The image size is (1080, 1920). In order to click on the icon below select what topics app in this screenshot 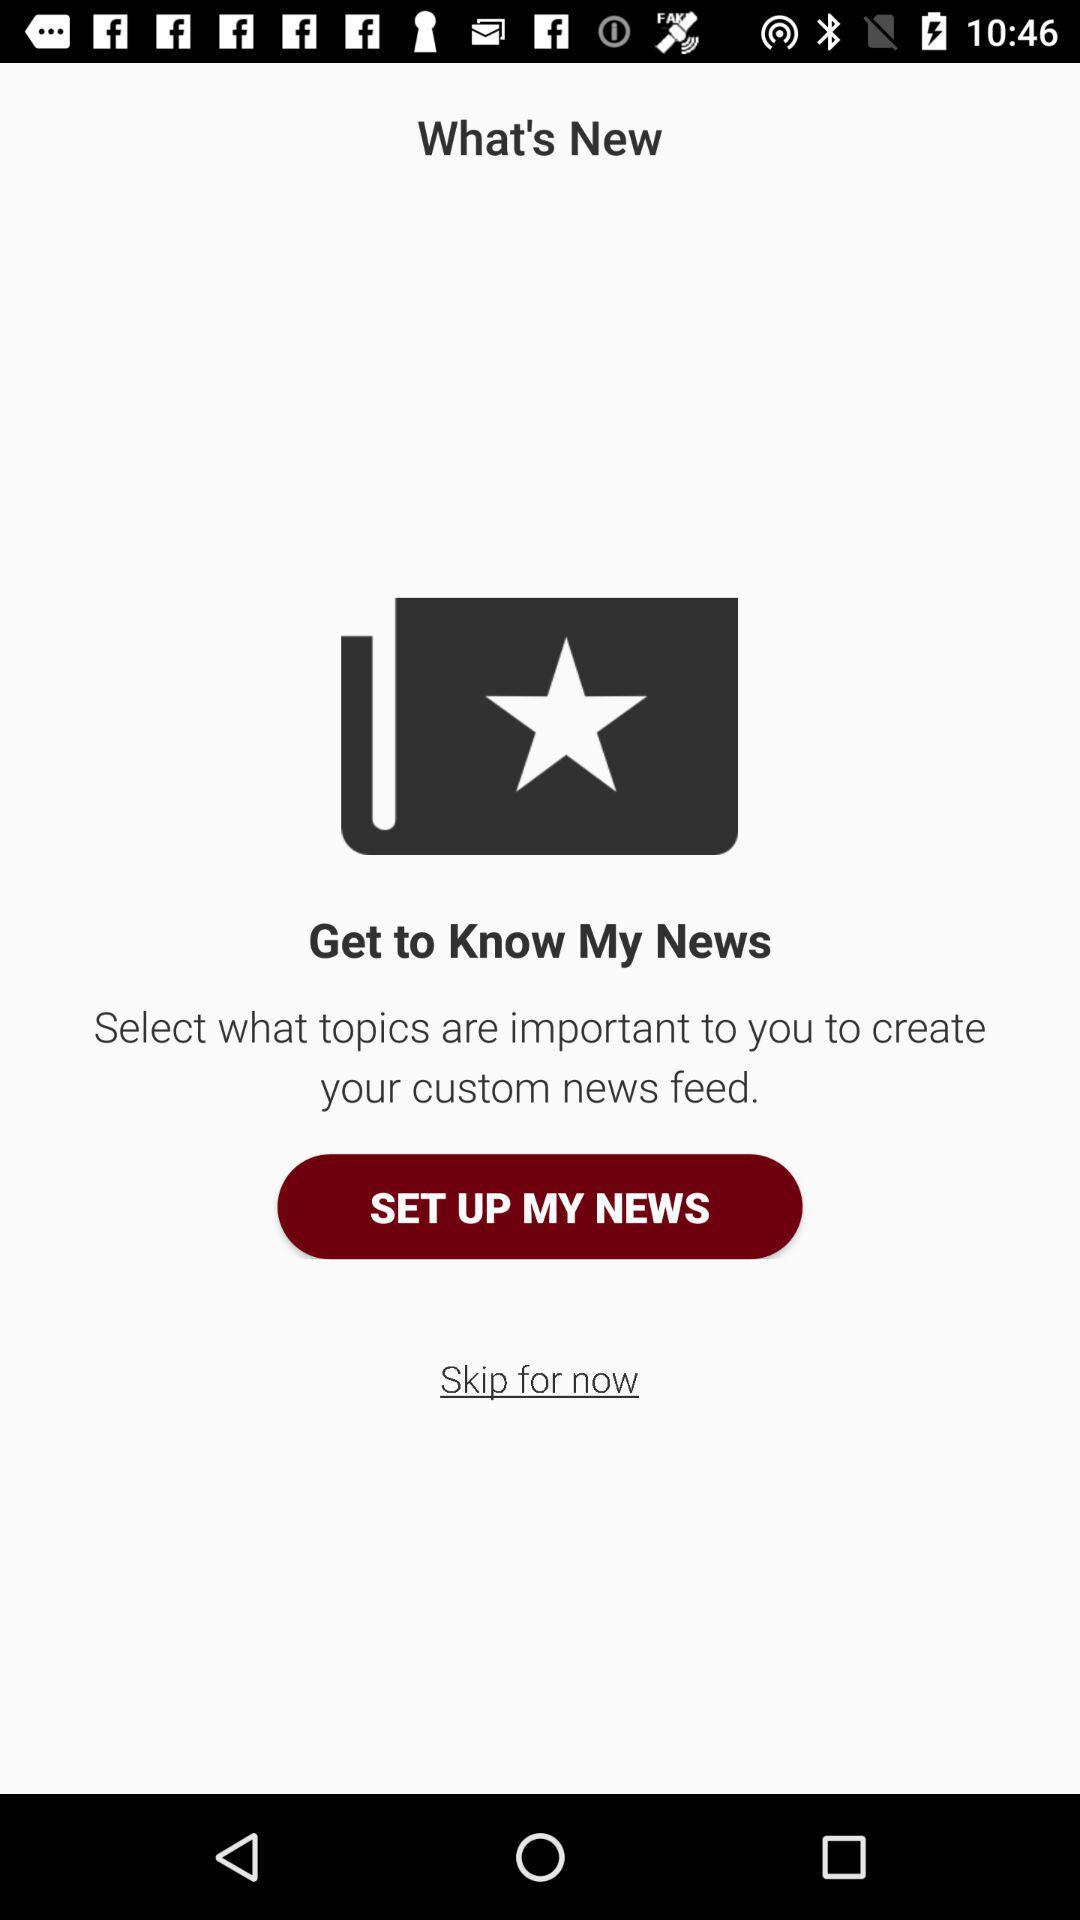, I will do `click(540, 1205)`.